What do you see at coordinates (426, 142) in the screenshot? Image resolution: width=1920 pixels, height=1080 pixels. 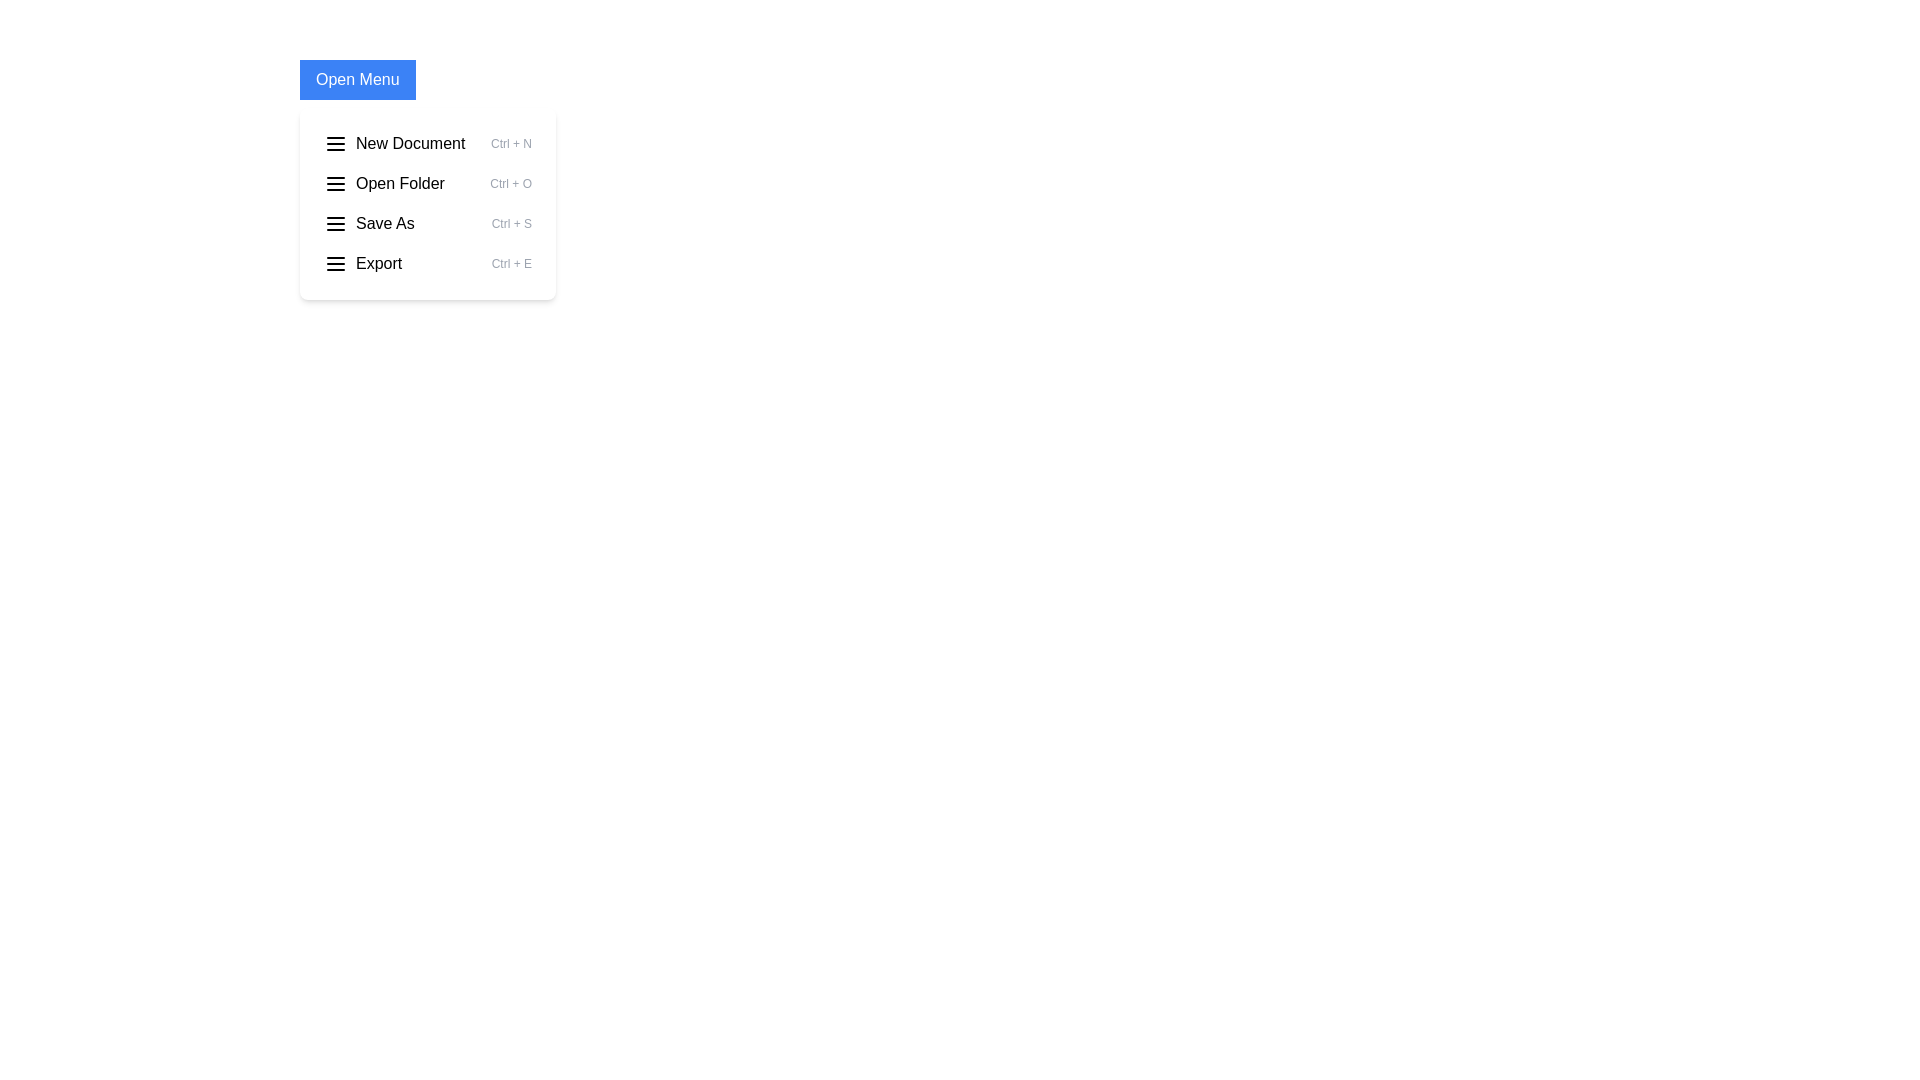 I see `the 'Create New Document' list item located directly below the 'Open Menu' button in the drop-down menu` at bounding box center [426, 142].